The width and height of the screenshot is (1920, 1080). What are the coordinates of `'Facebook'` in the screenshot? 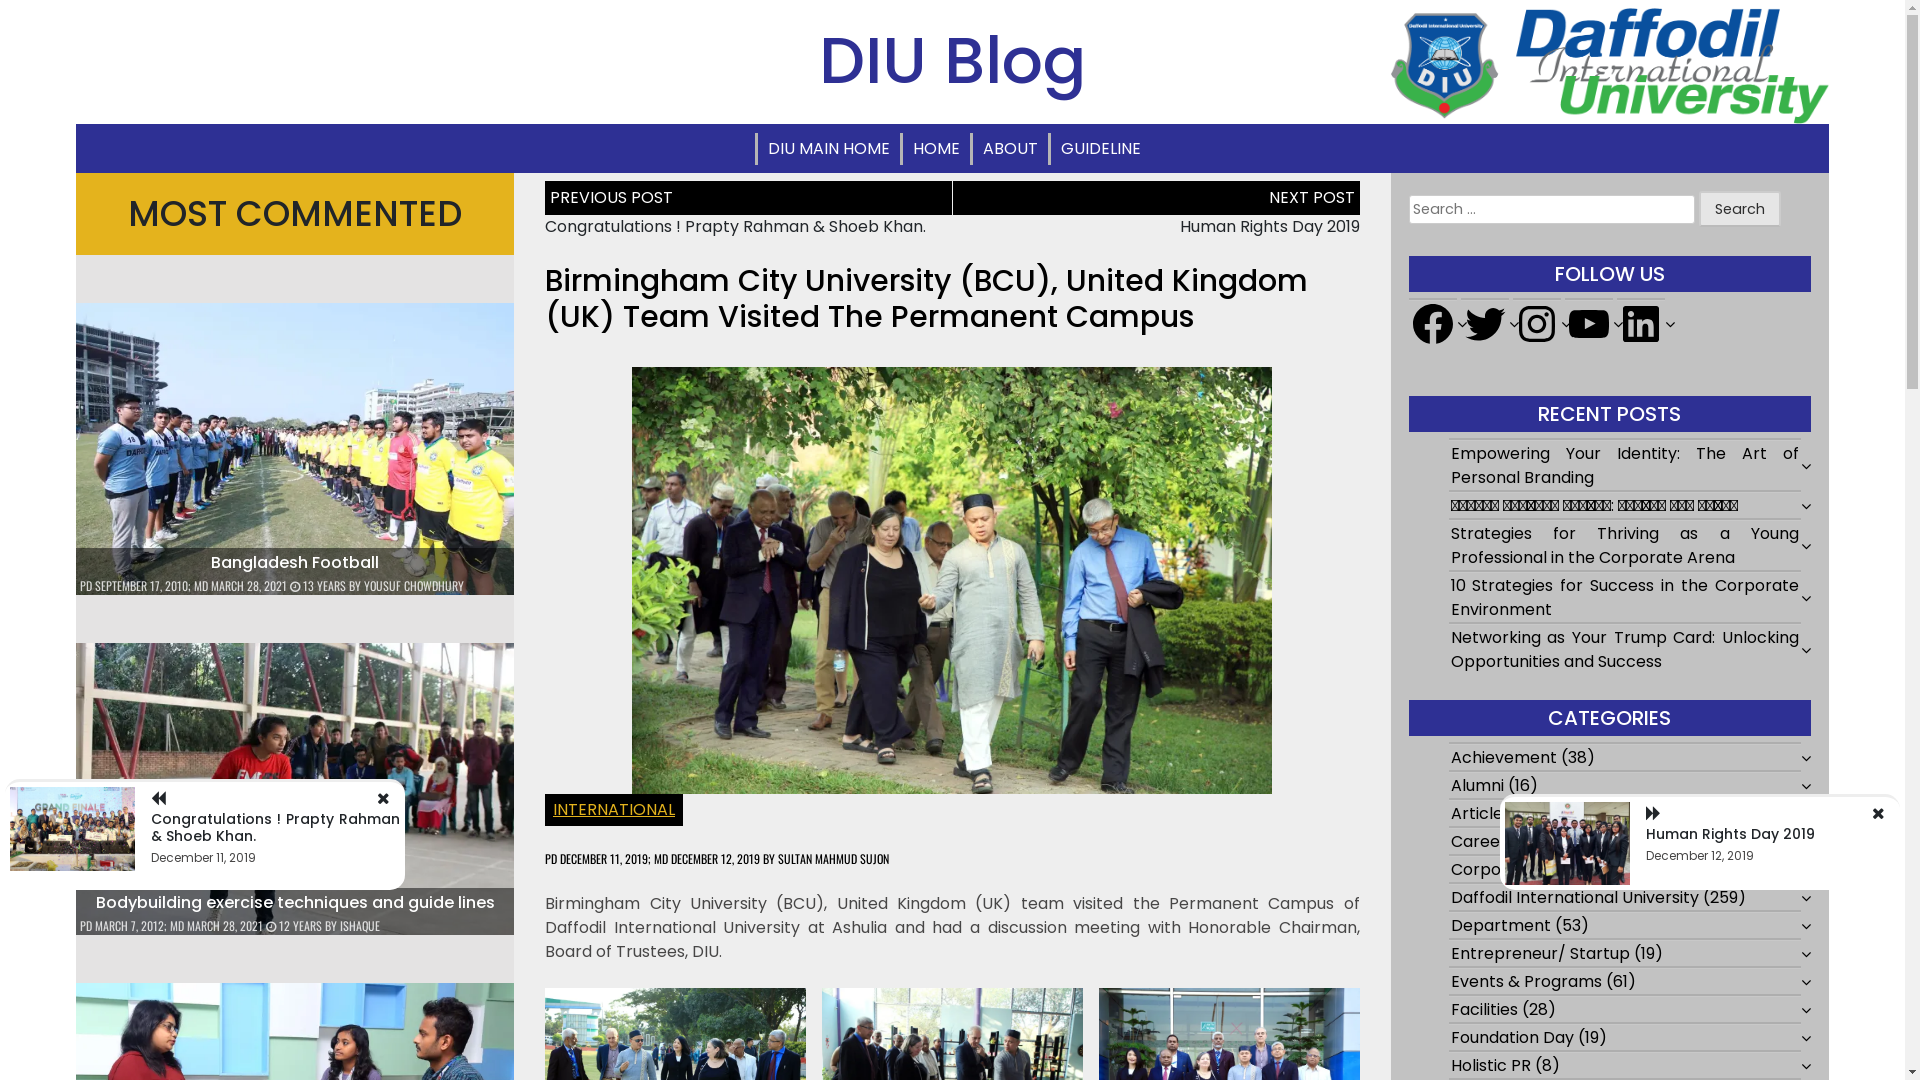 It's located at (1432, 323).